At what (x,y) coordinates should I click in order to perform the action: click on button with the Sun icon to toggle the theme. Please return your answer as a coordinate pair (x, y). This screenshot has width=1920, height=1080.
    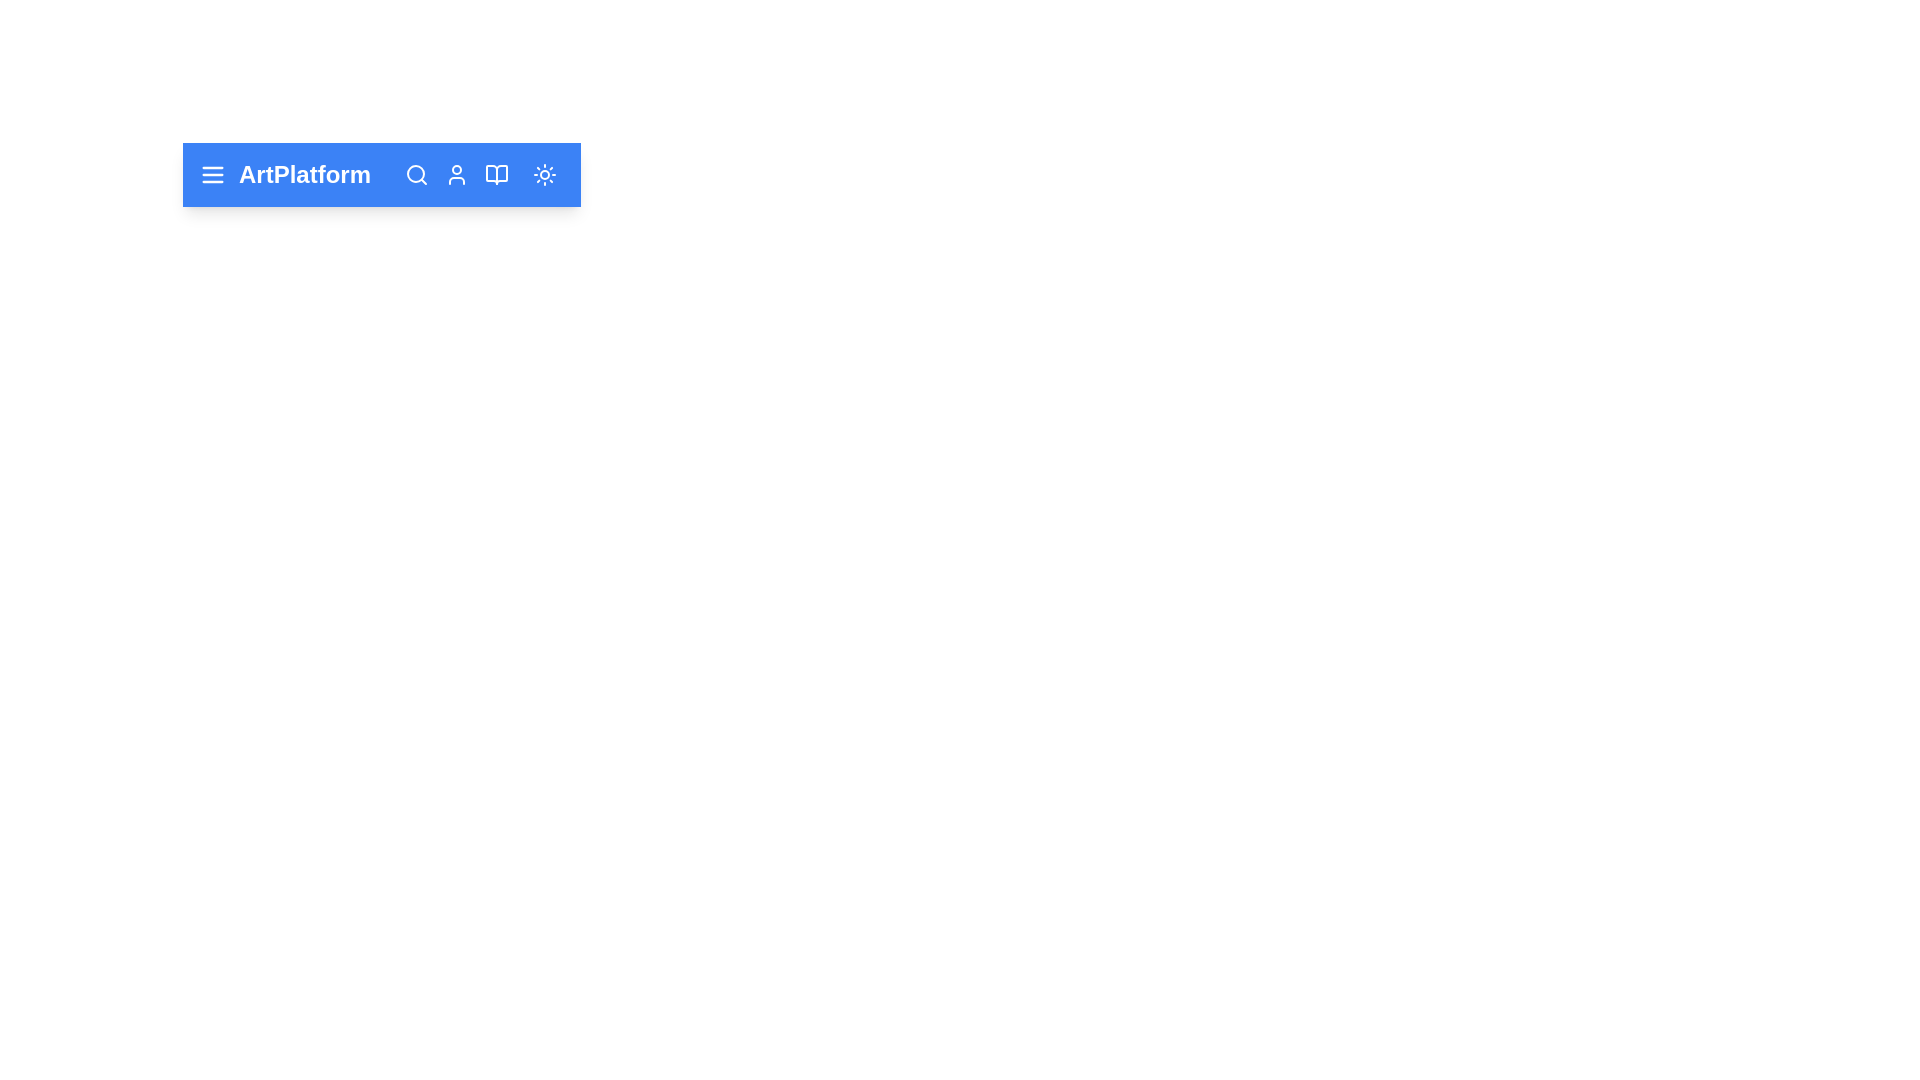
    Looking at the image, I should click on (545, 173).